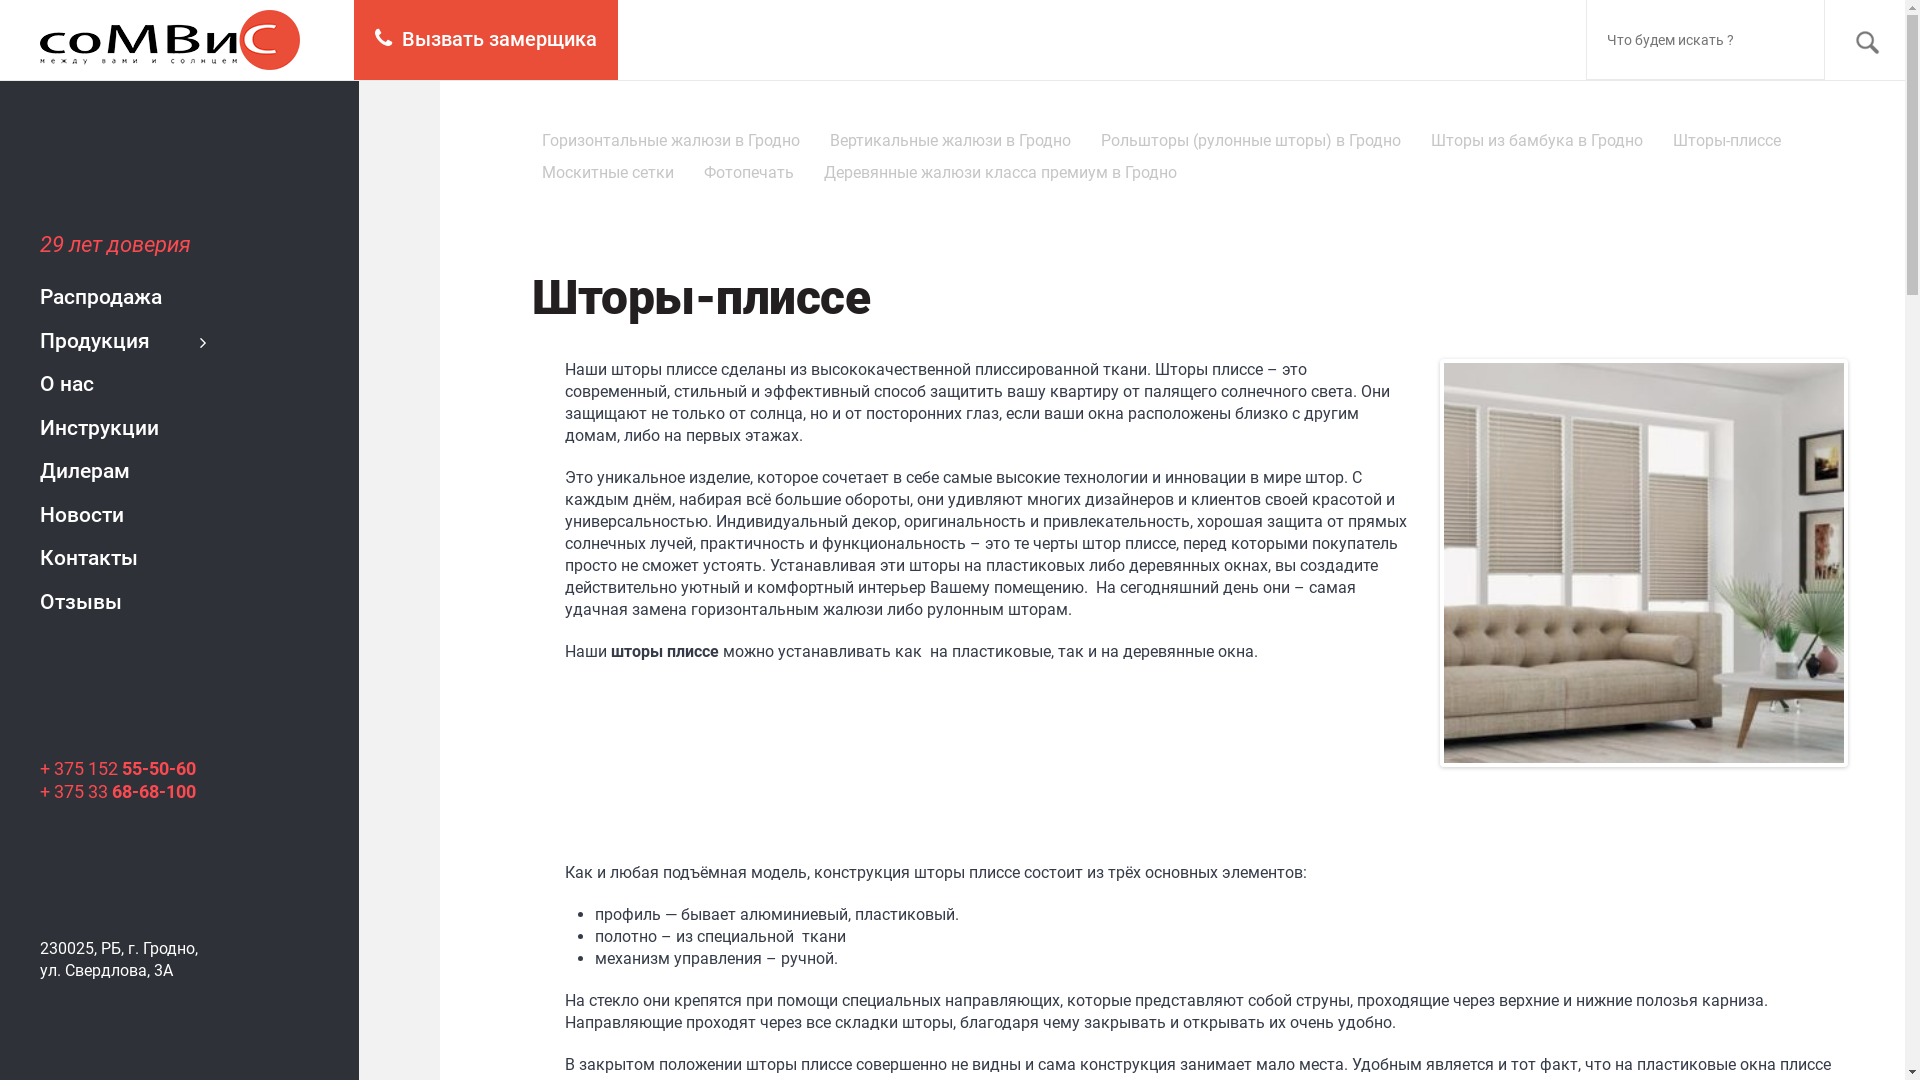 This screenshot has height=1080, width=1920. What do you see at coordinates (1643, 563) in the screenshot?
I see `'8e9b085342119ca798ae7dcf298af4248c'` at bounding box center [1643, 563].